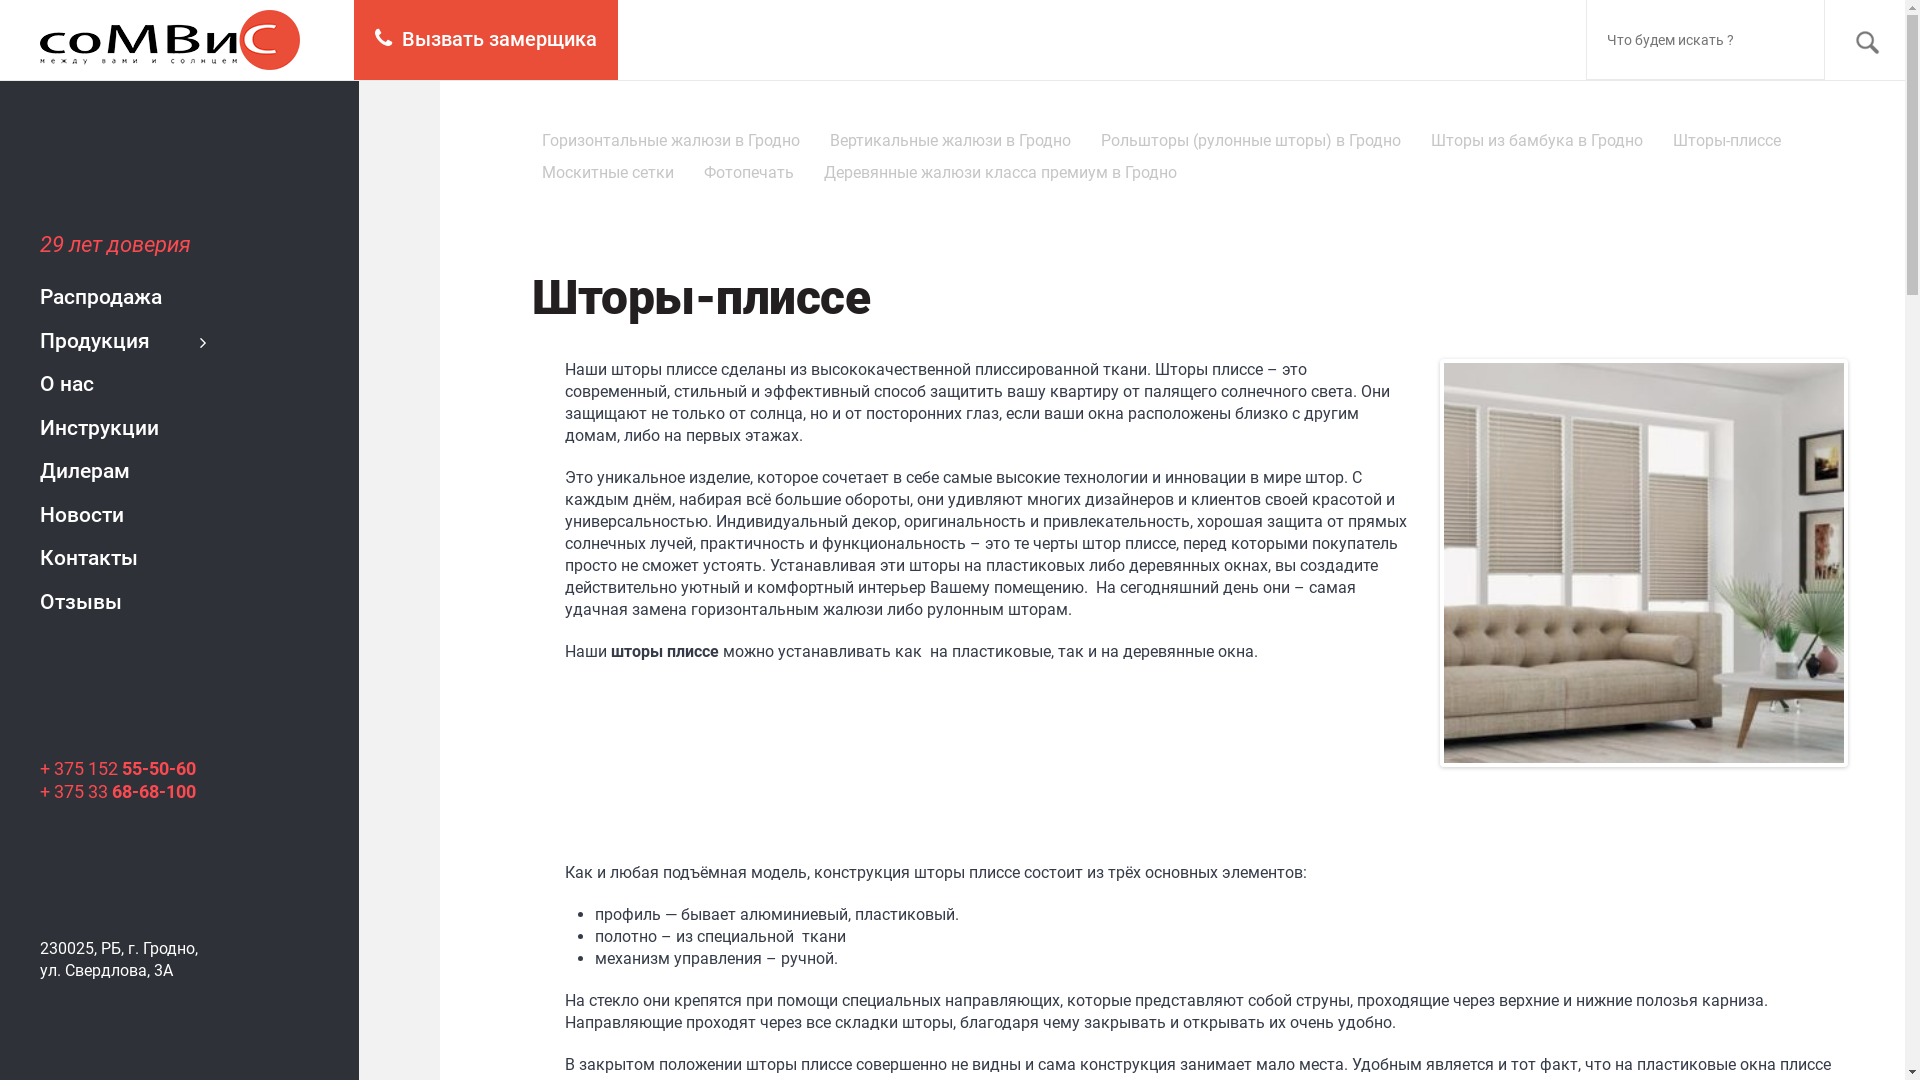 This screenshot has height=1080, width=1920. What do you see at coordinates (1643, 563) in the screenshot?
I see `'8e9b085342119ca798ae7dcf298af4248c'` at bounding box center [1643, 563].